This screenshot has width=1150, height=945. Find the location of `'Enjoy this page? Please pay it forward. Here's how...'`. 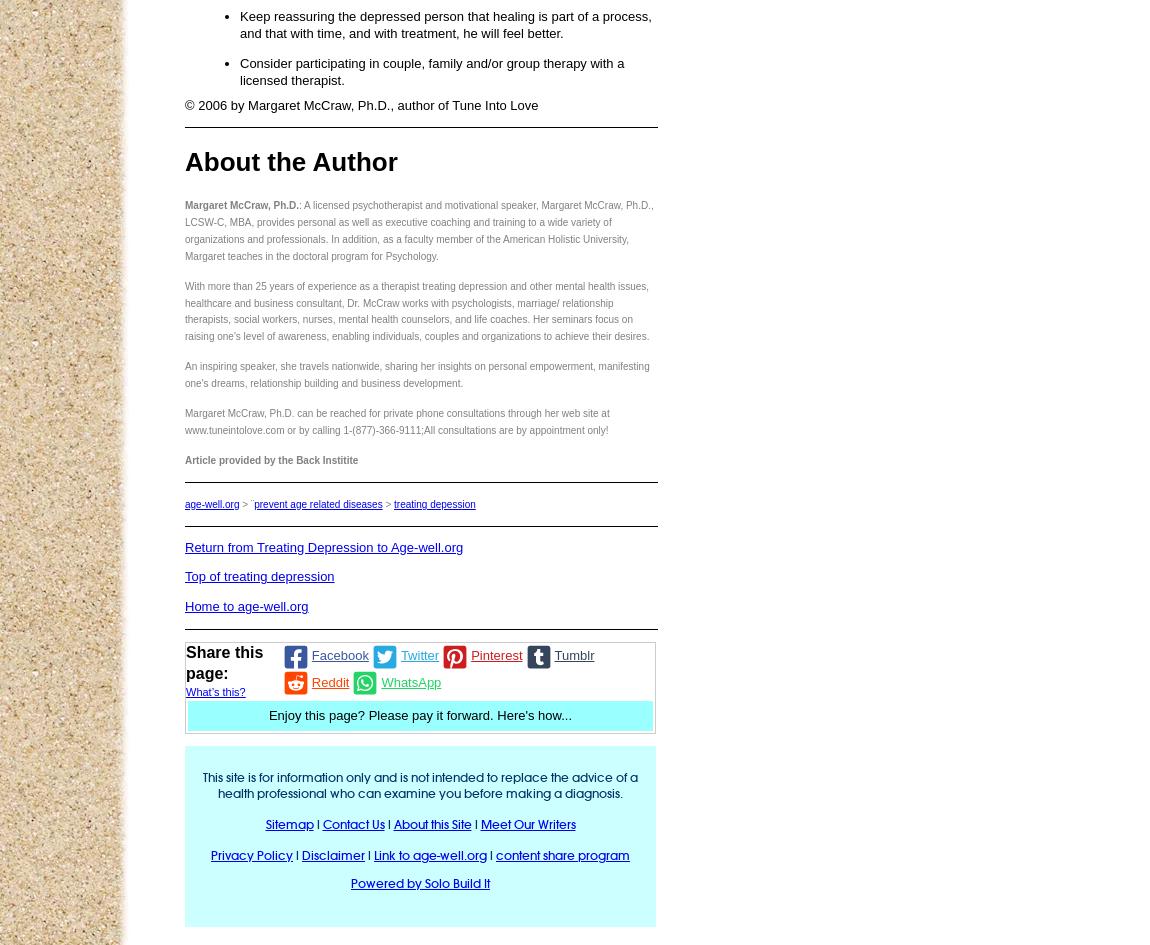

'Enjoy this page? Please pay it forward. Here's how...' is located at coordinates (419, 714).